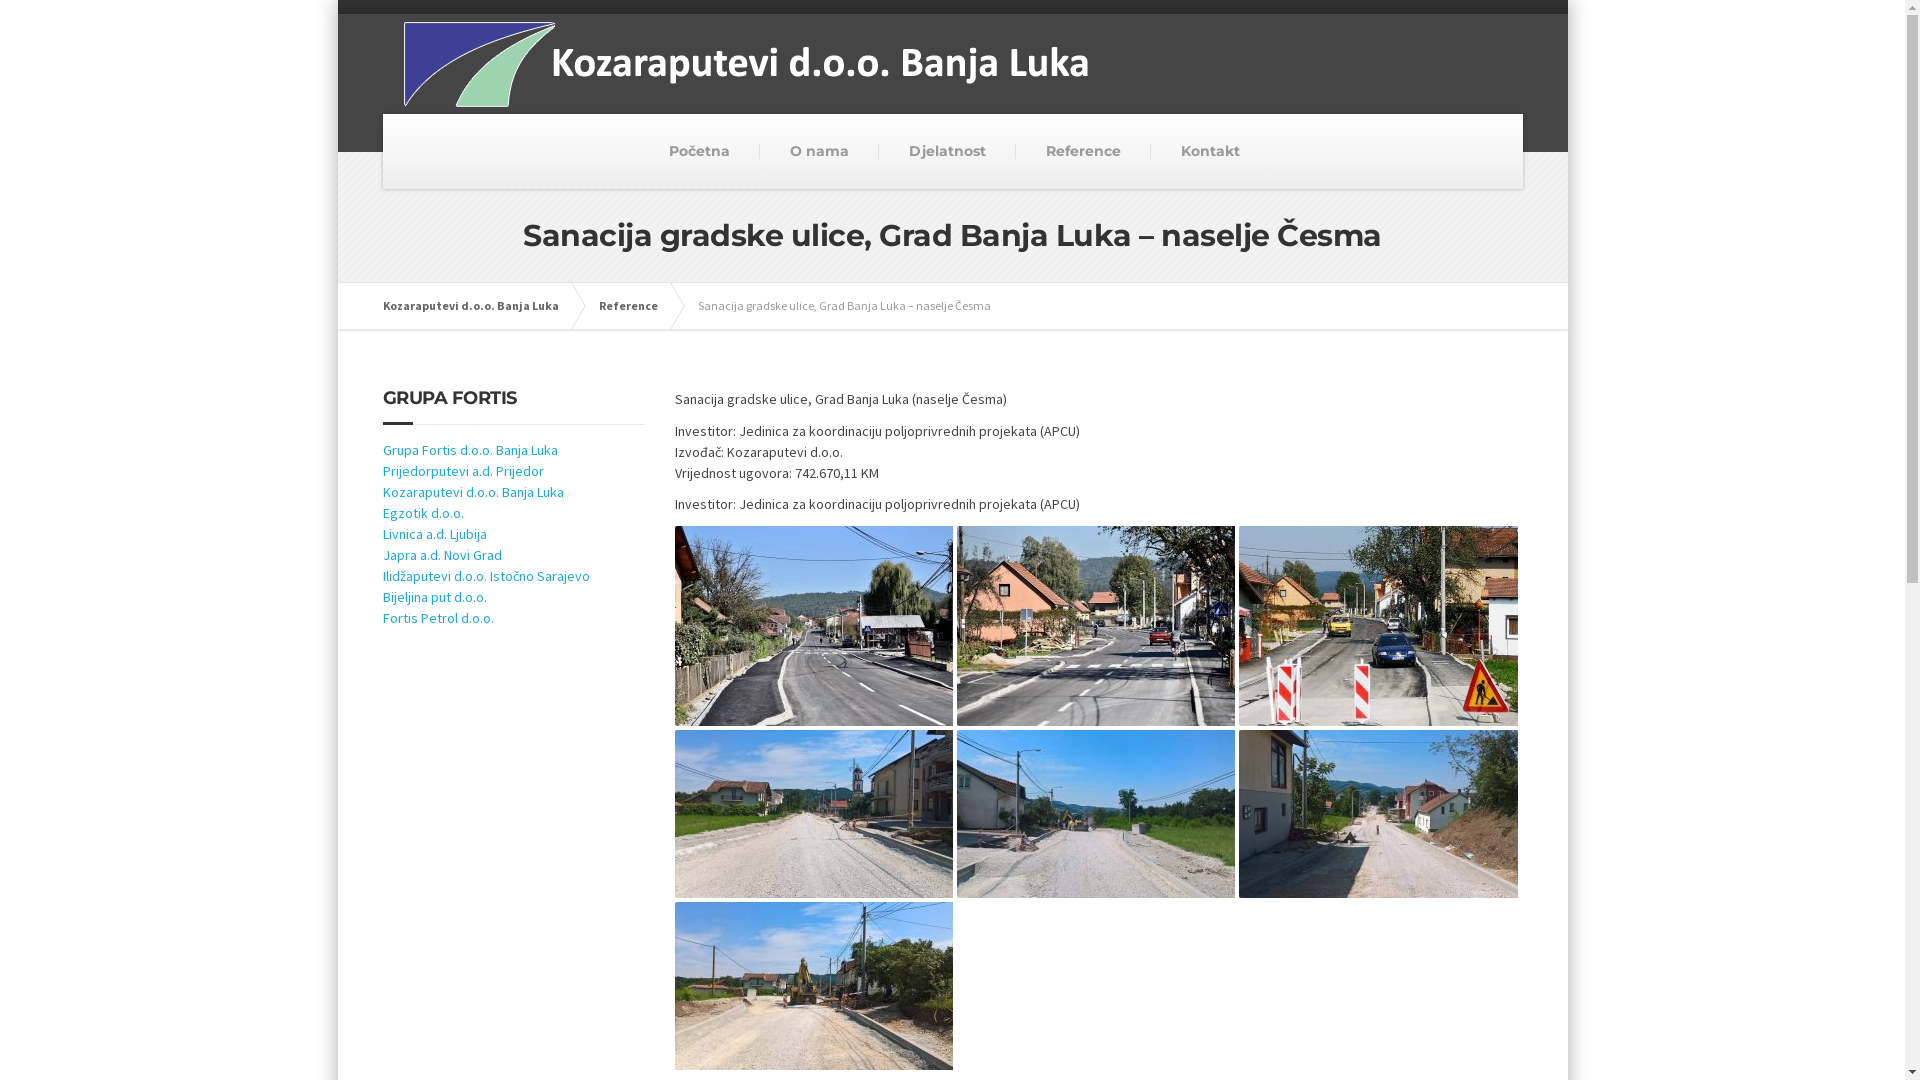 The image size is (1920, 1080). I want to click on 'Prijedorputevi a.d. Prijedor', so click(382, 470).